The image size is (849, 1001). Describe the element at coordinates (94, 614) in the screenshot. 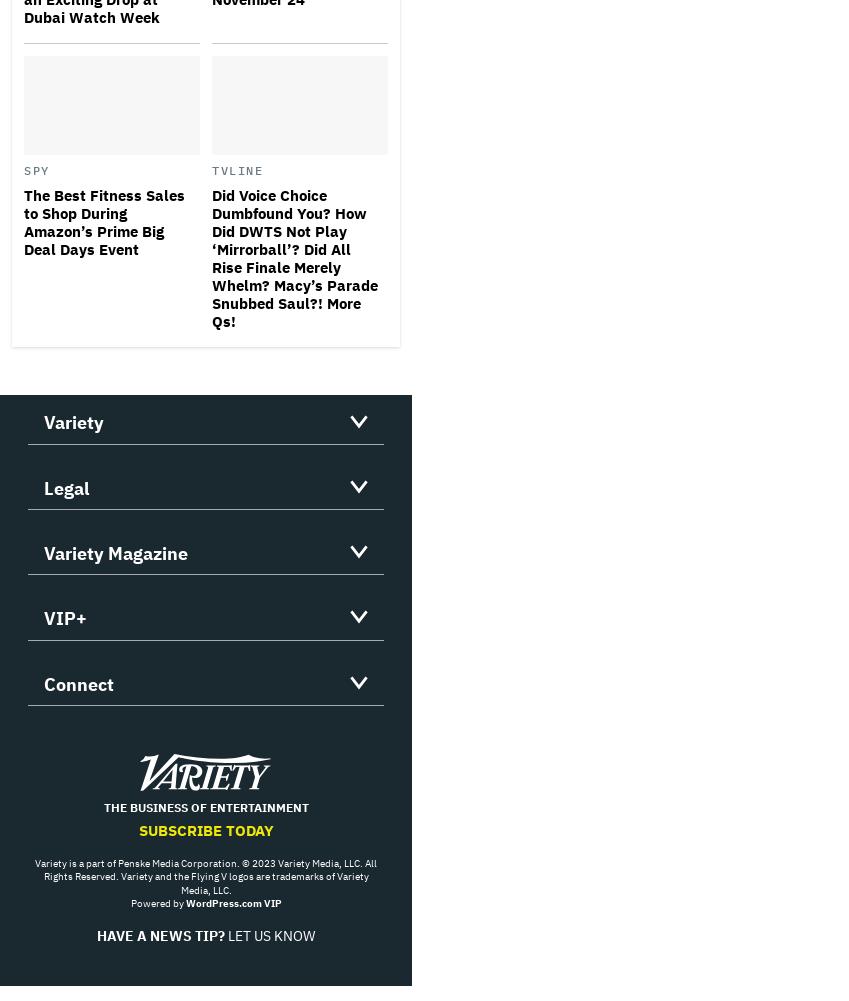

I see `'Accessibility'` at that location.